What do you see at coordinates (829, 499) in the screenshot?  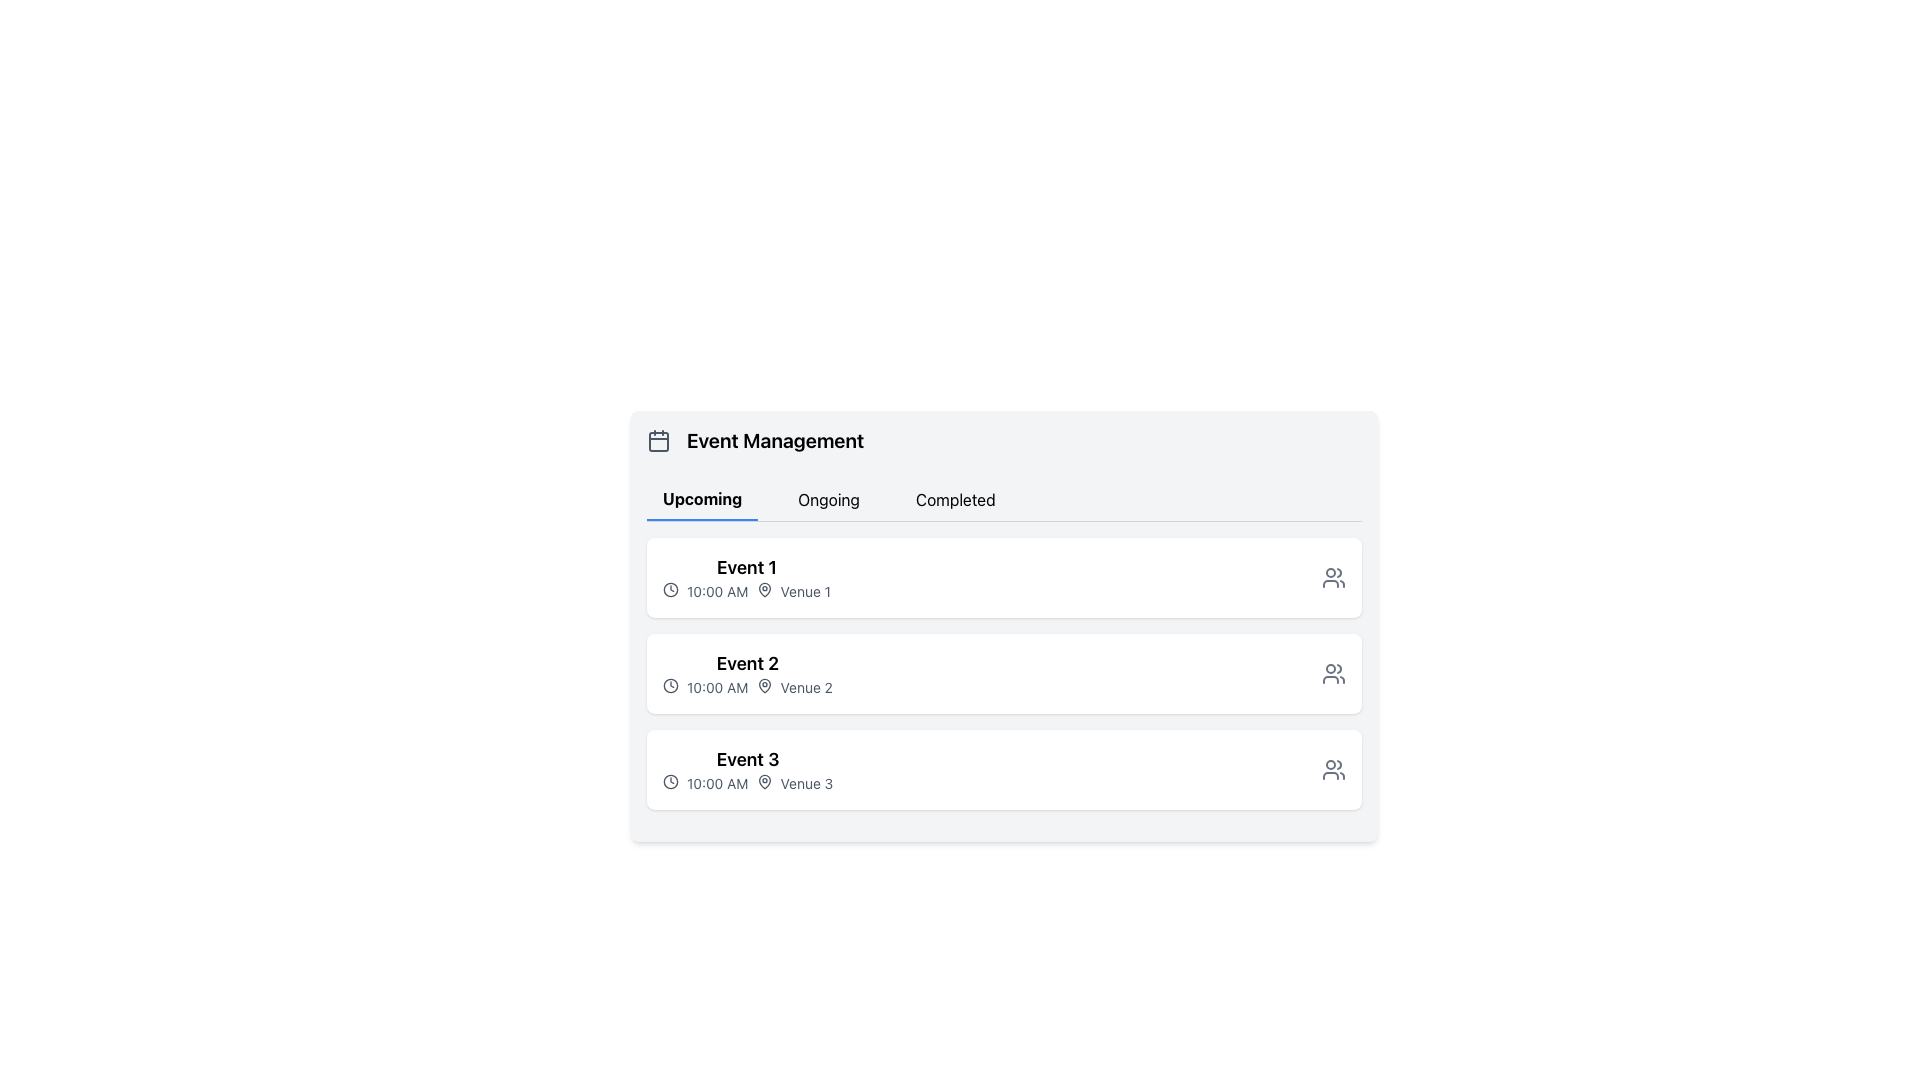 I see `the 'Ongoing' navigational tab` at bounding box center [829, 499].